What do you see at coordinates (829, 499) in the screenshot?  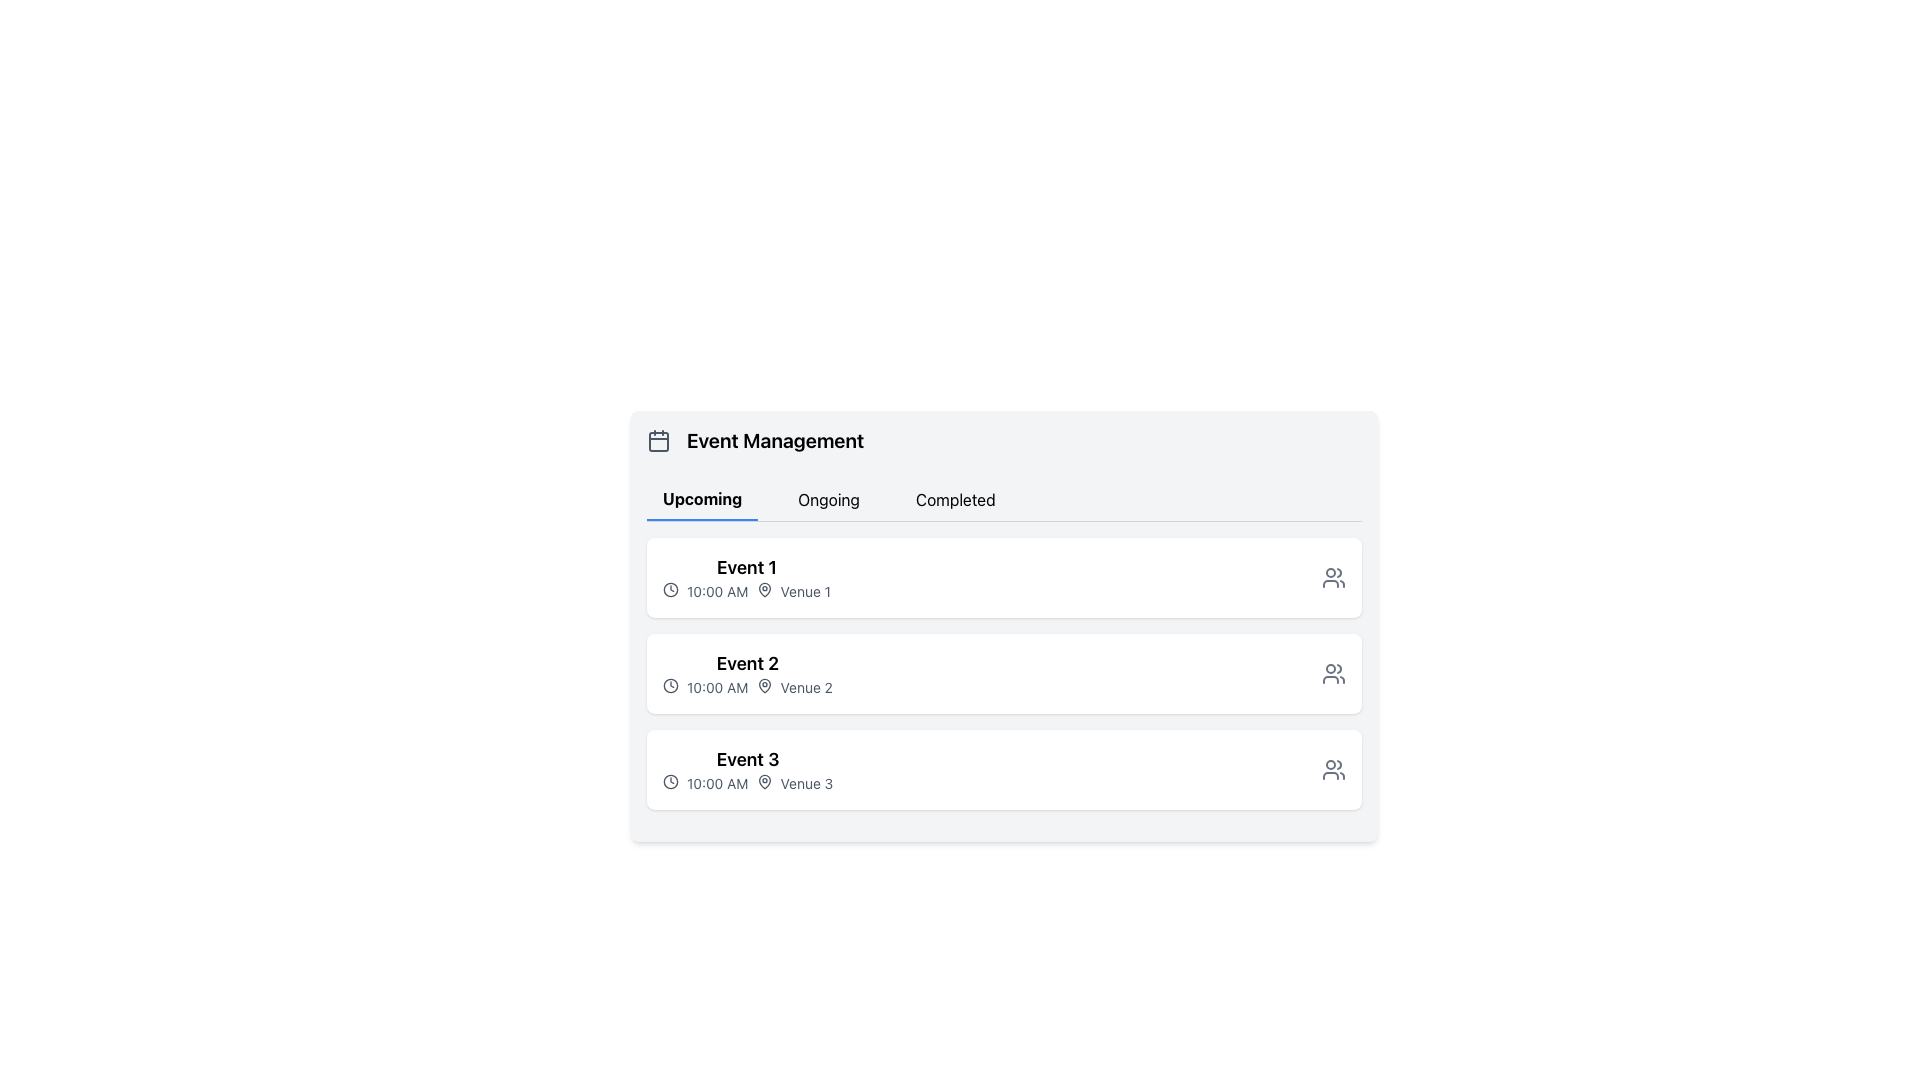 I see `the 'Ongoing' navigational tab` at bounding box center [829, 499].